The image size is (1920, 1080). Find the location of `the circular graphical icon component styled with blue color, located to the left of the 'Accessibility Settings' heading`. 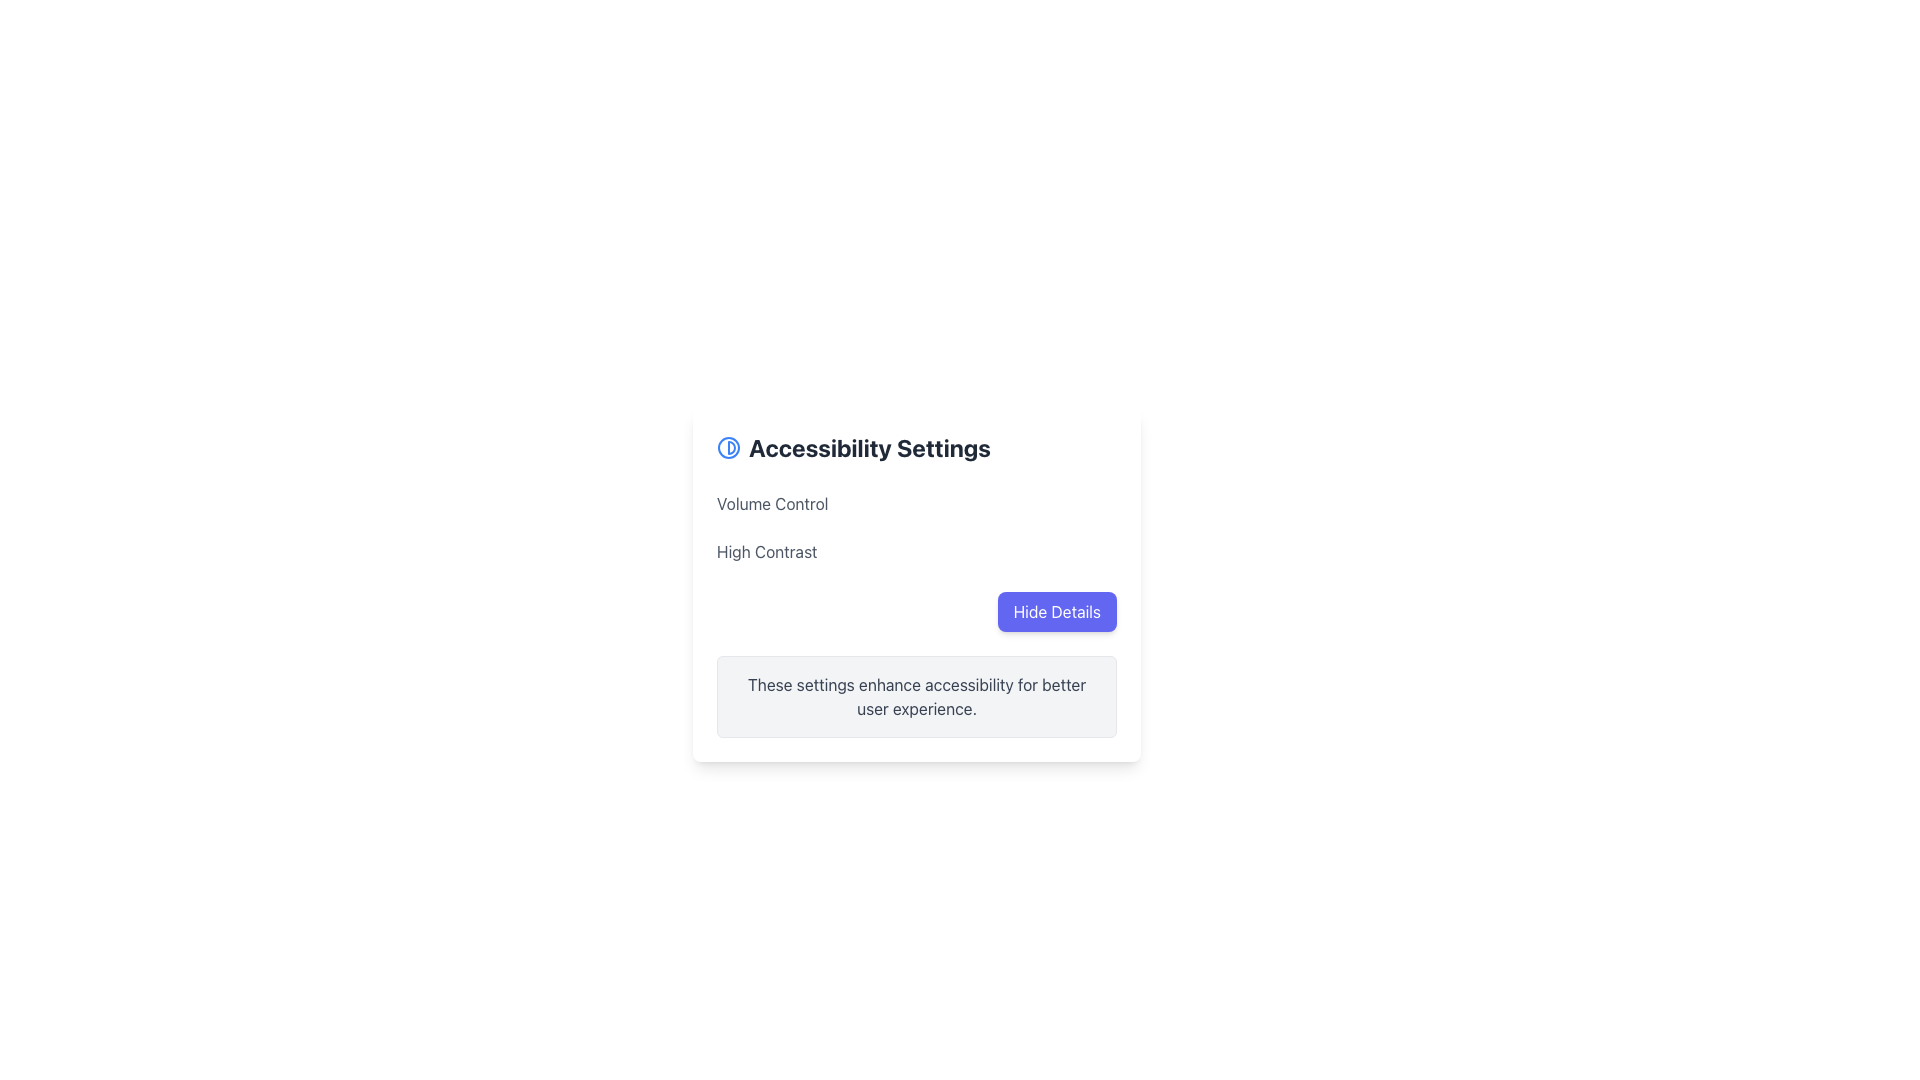

the circular graphical icon component styled with blue color, located to the left of the 'Accessibility Settings' heading is located at coordinates (728, 446).